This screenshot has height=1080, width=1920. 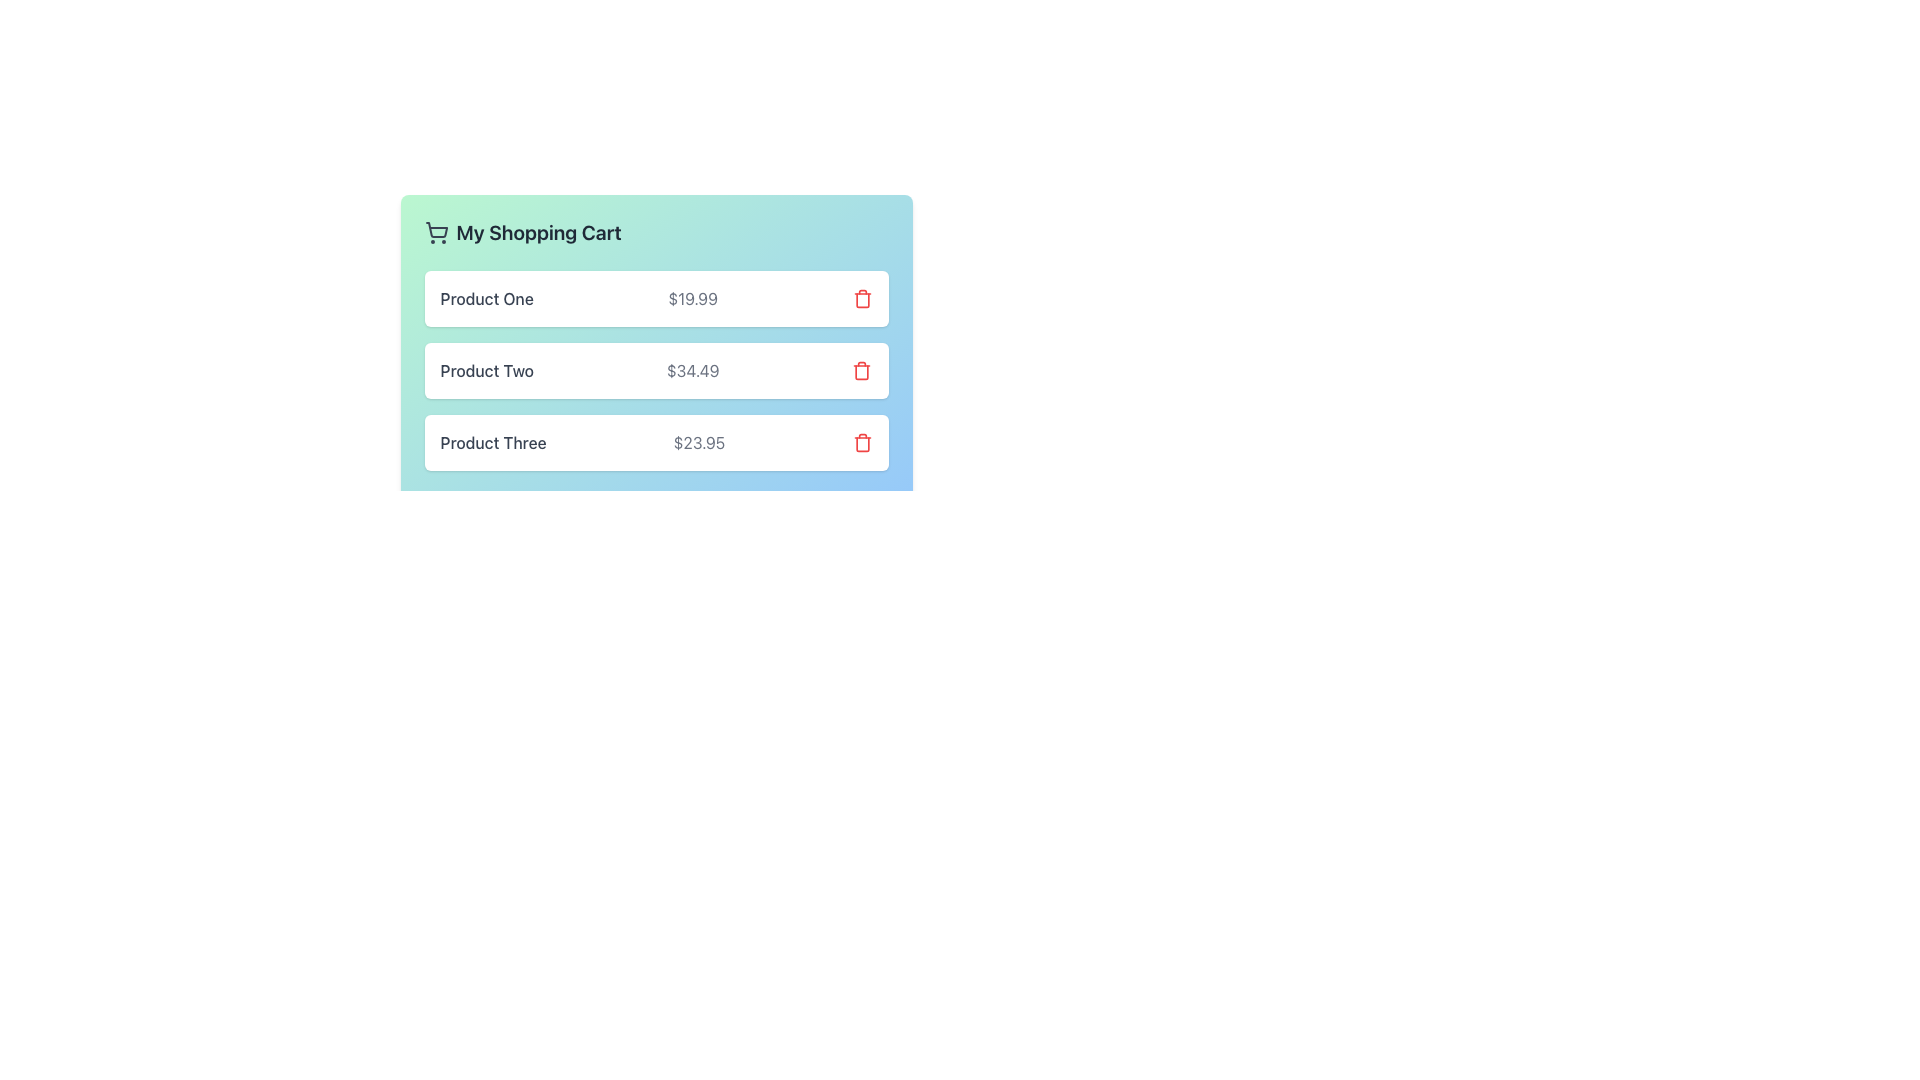 What do you see at coordinates (435, 231) in the screenshot?
I see `the shopping cart icon located to the left of the 'My Shopping Cart' text in the header section` at bounding box center [435, 231].